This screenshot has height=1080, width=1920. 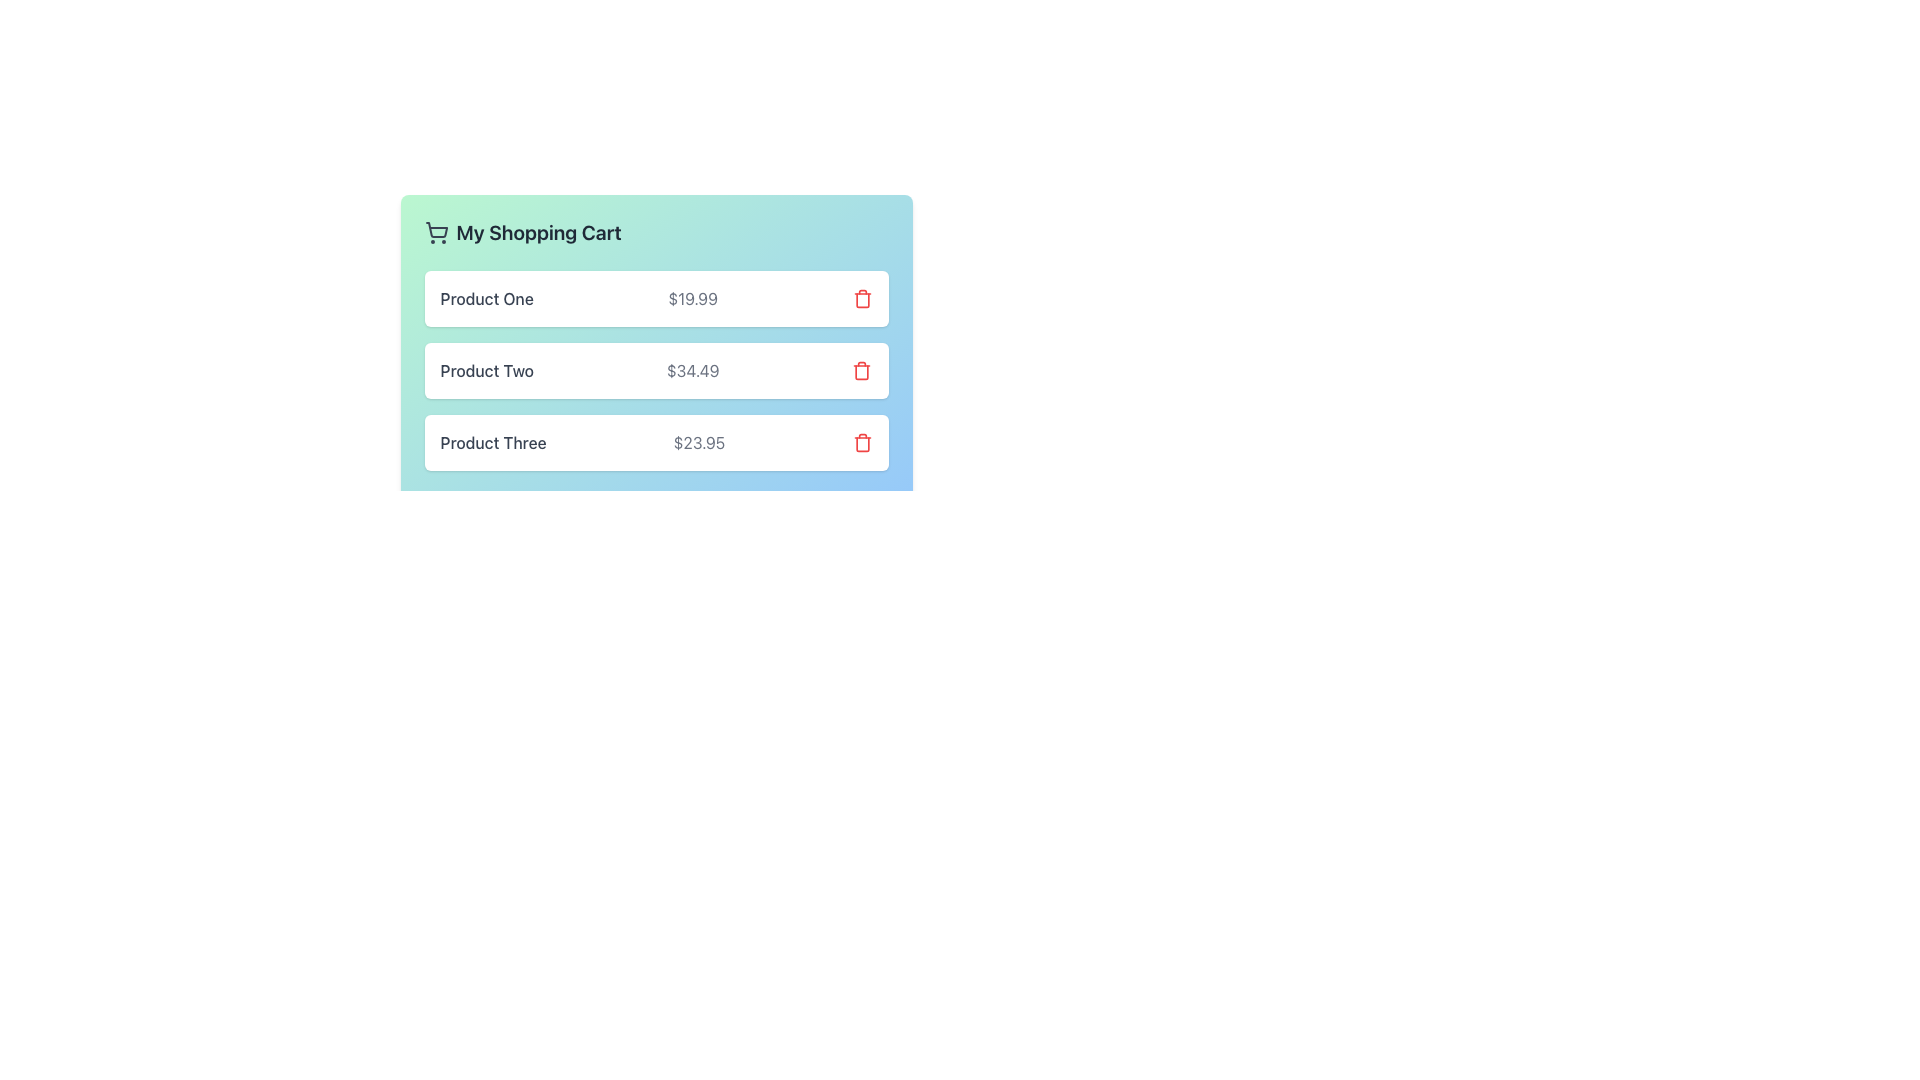 What do you see at coordinates (435, 231) in the screenshot?
I see `the shopping cart icon located to the left of the 'My Shopping Cart' text in the header section` at bounding box center [435, 231].